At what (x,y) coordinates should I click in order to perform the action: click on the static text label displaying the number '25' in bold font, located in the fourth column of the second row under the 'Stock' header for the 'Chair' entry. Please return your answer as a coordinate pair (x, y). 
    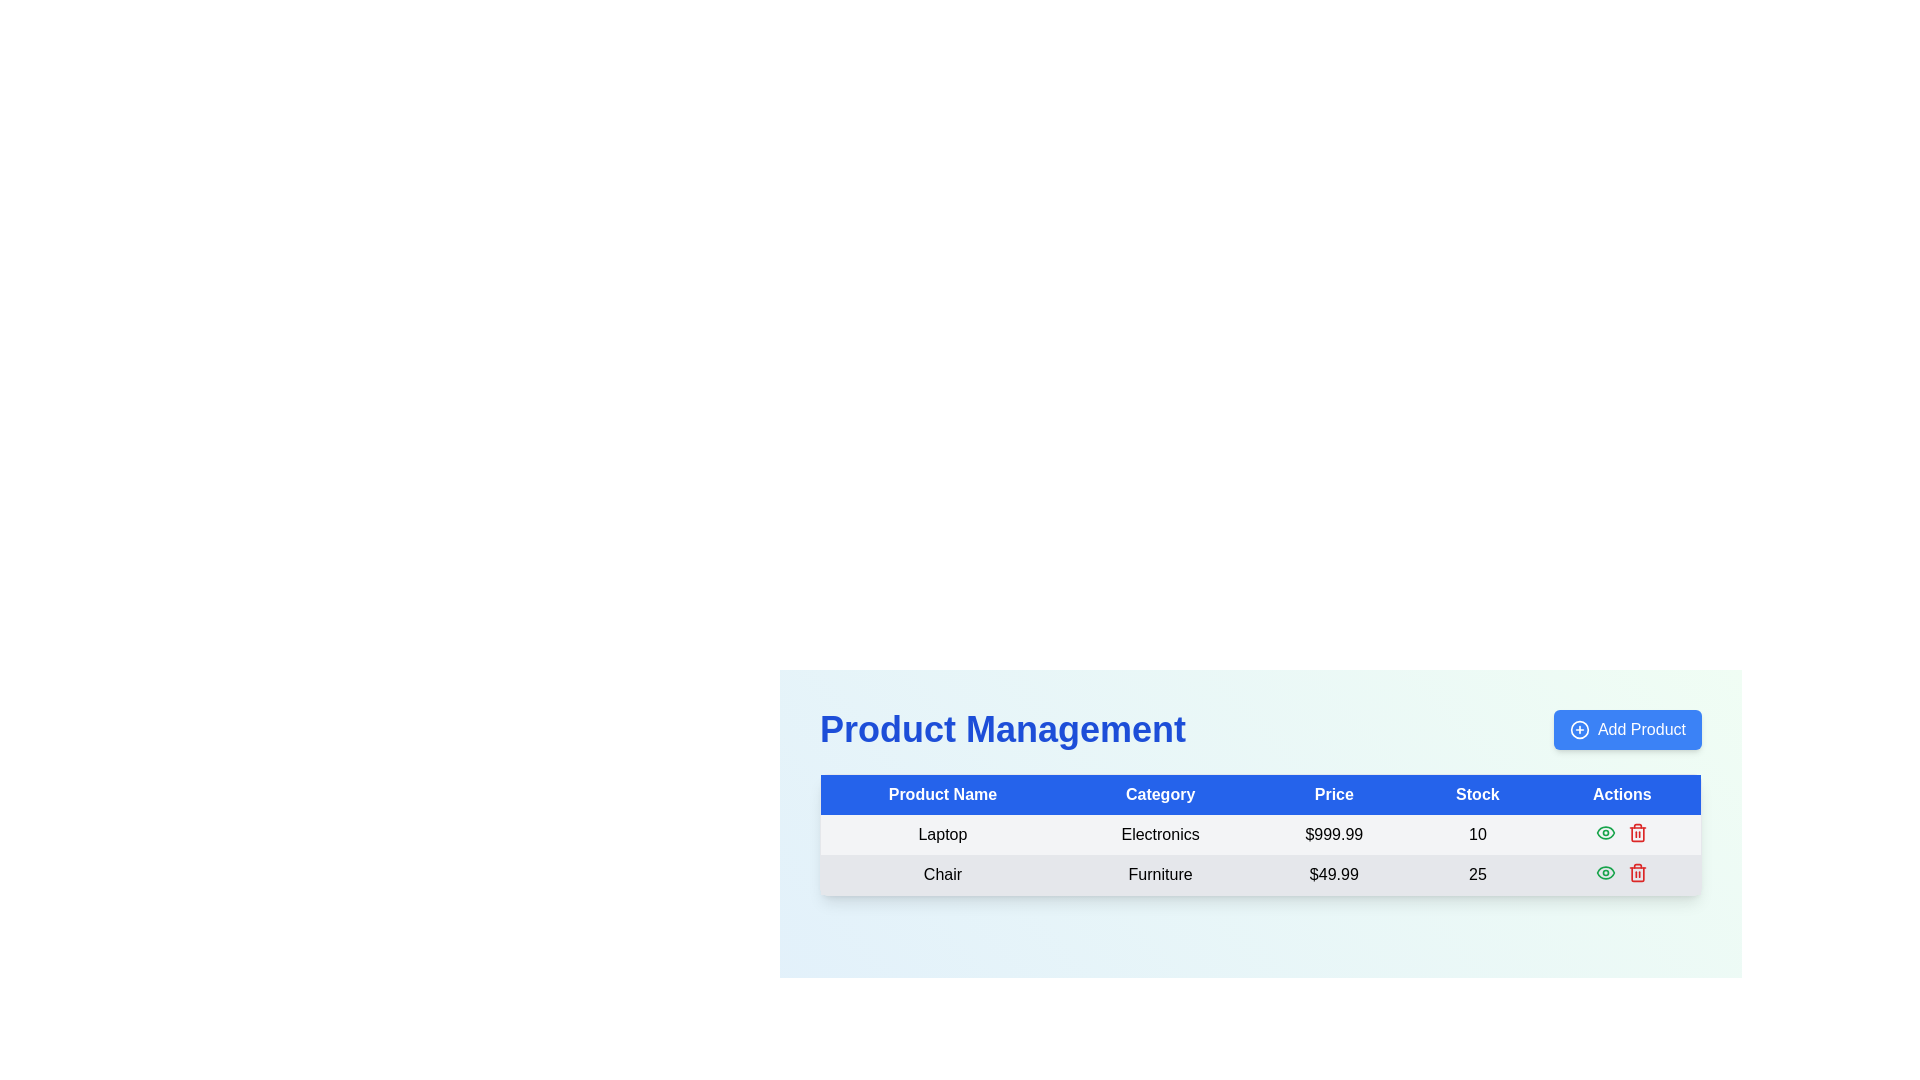
    Looking at the image, I should click on (1477, 874).